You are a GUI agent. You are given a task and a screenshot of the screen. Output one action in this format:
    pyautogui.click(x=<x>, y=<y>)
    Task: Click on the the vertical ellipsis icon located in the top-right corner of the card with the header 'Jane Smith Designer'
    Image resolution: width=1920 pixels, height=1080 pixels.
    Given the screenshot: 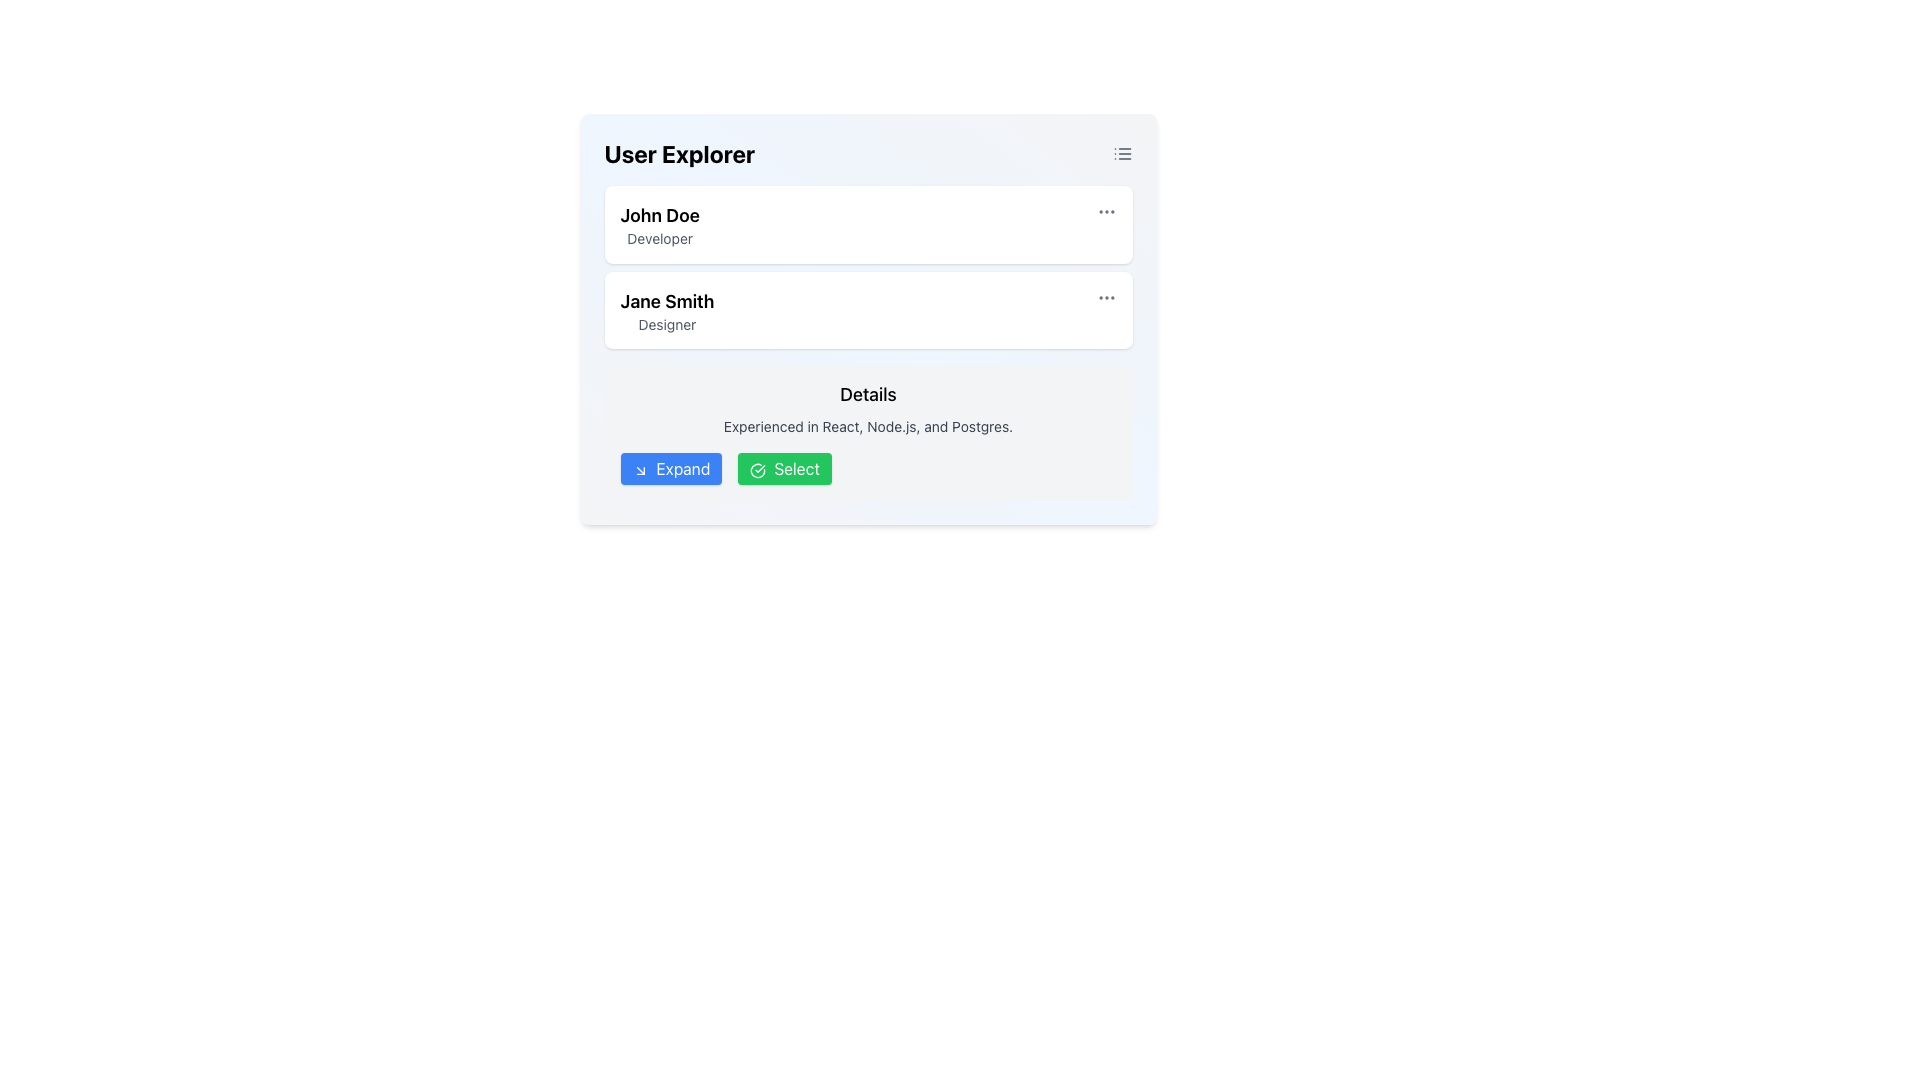 What is the action you would take?
    pyautogui.click(x=1105, y=297)
    